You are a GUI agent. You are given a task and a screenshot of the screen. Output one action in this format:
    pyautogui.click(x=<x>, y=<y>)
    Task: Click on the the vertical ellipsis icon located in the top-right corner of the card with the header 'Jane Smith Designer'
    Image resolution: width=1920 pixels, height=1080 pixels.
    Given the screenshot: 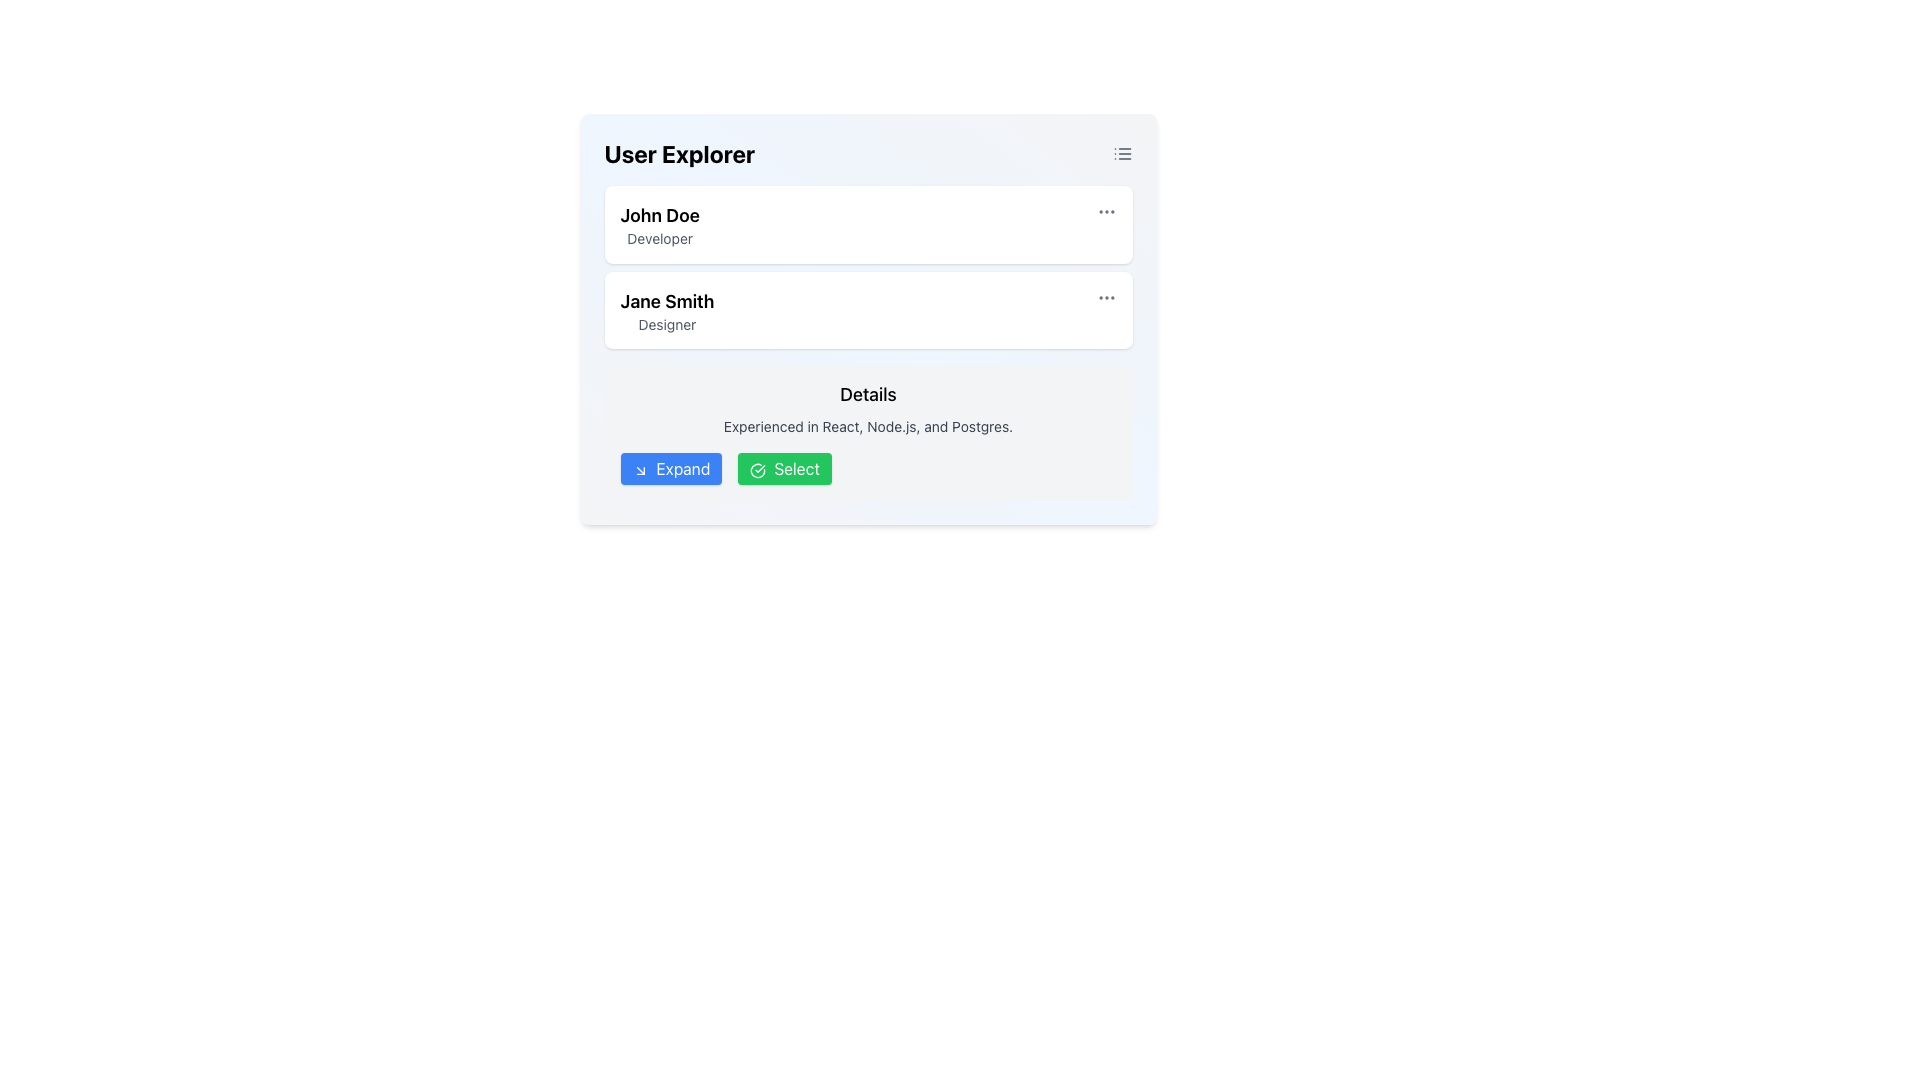 What is the action you would take?
    pyautogui.click(x=1105, y=297)
    